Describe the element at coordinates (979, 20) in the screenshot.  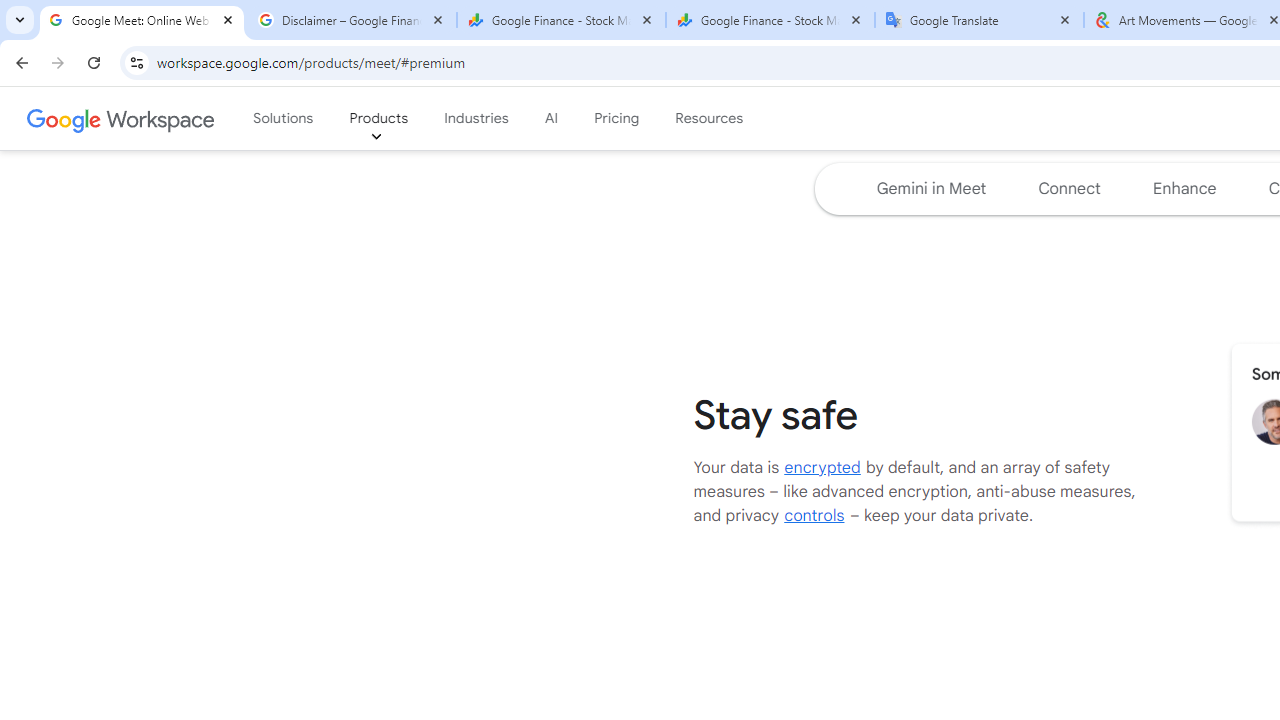
I see `'Google Translate'` at that location.